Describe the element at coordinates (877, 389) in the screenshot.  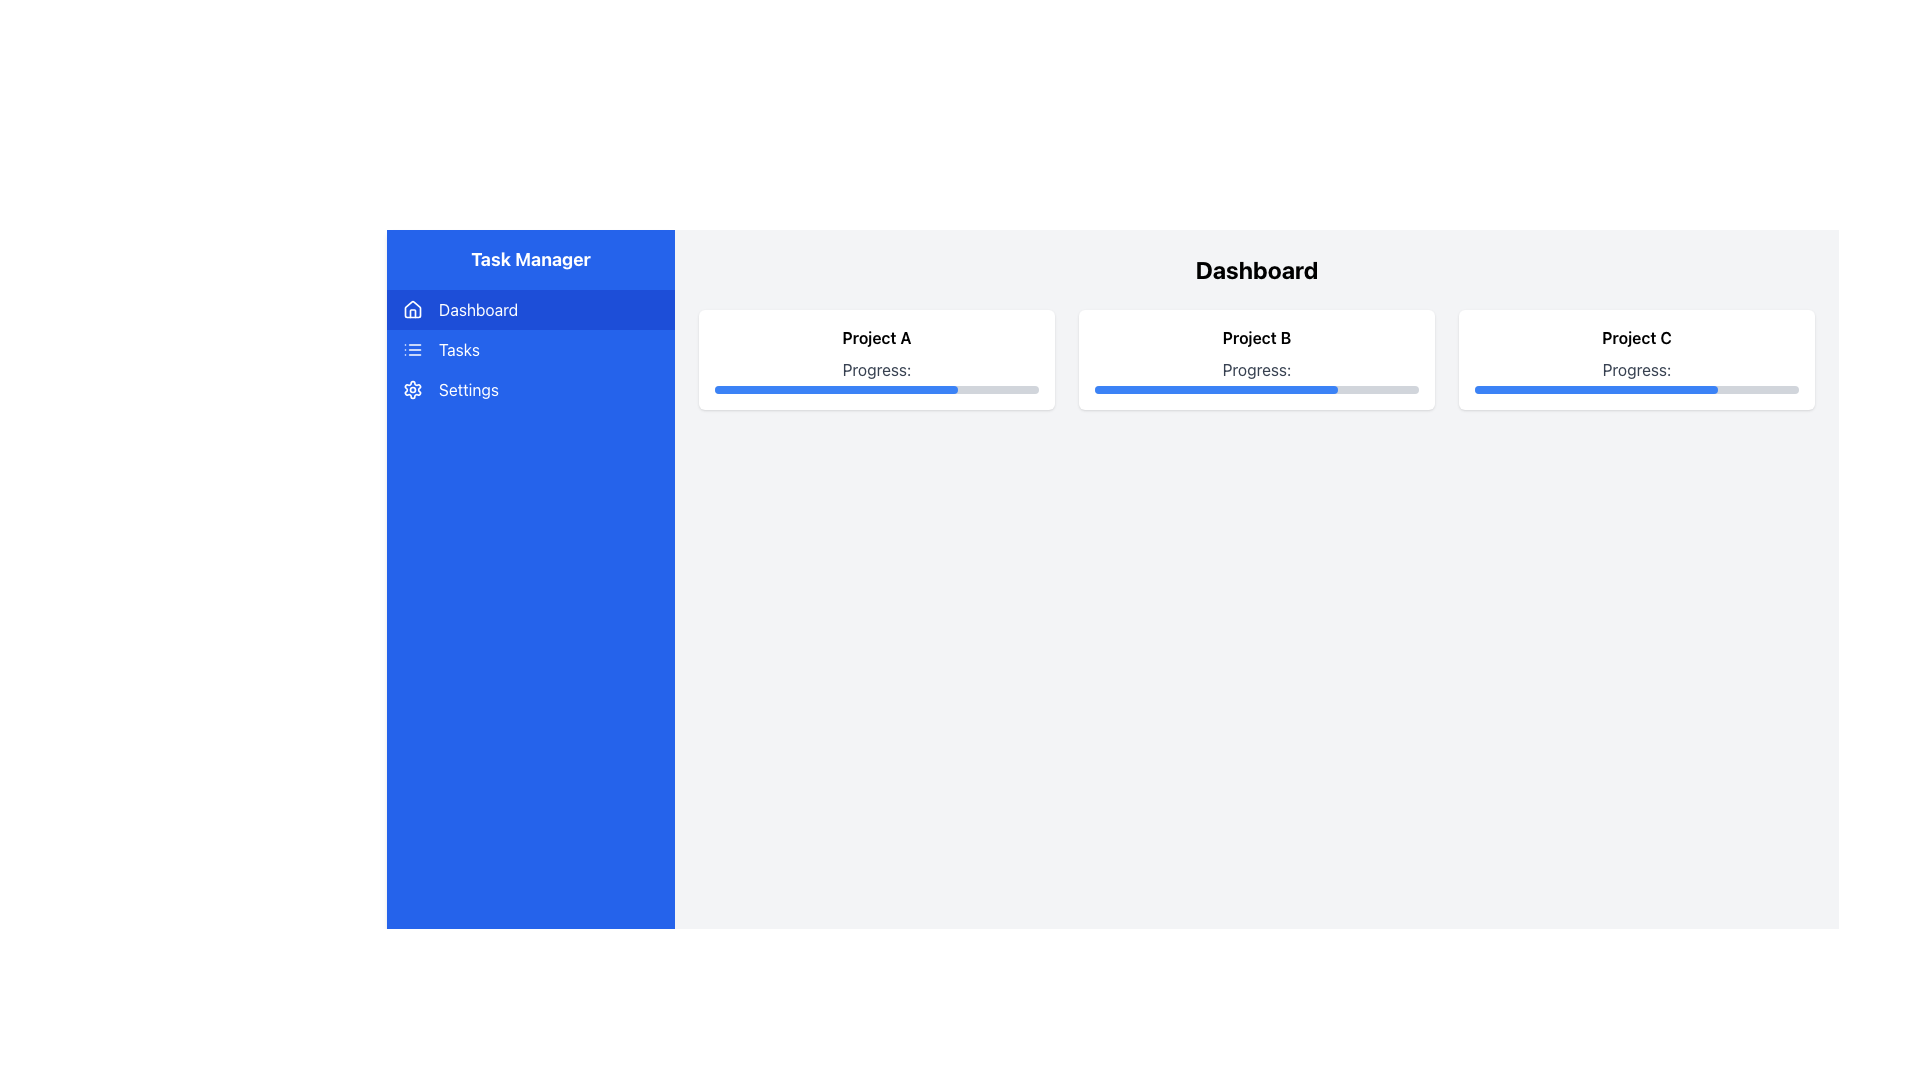
I see `the progress bar indicating the completion percentage of 'Project A' located below the 'Progress:' label on the dashboard` at that location.